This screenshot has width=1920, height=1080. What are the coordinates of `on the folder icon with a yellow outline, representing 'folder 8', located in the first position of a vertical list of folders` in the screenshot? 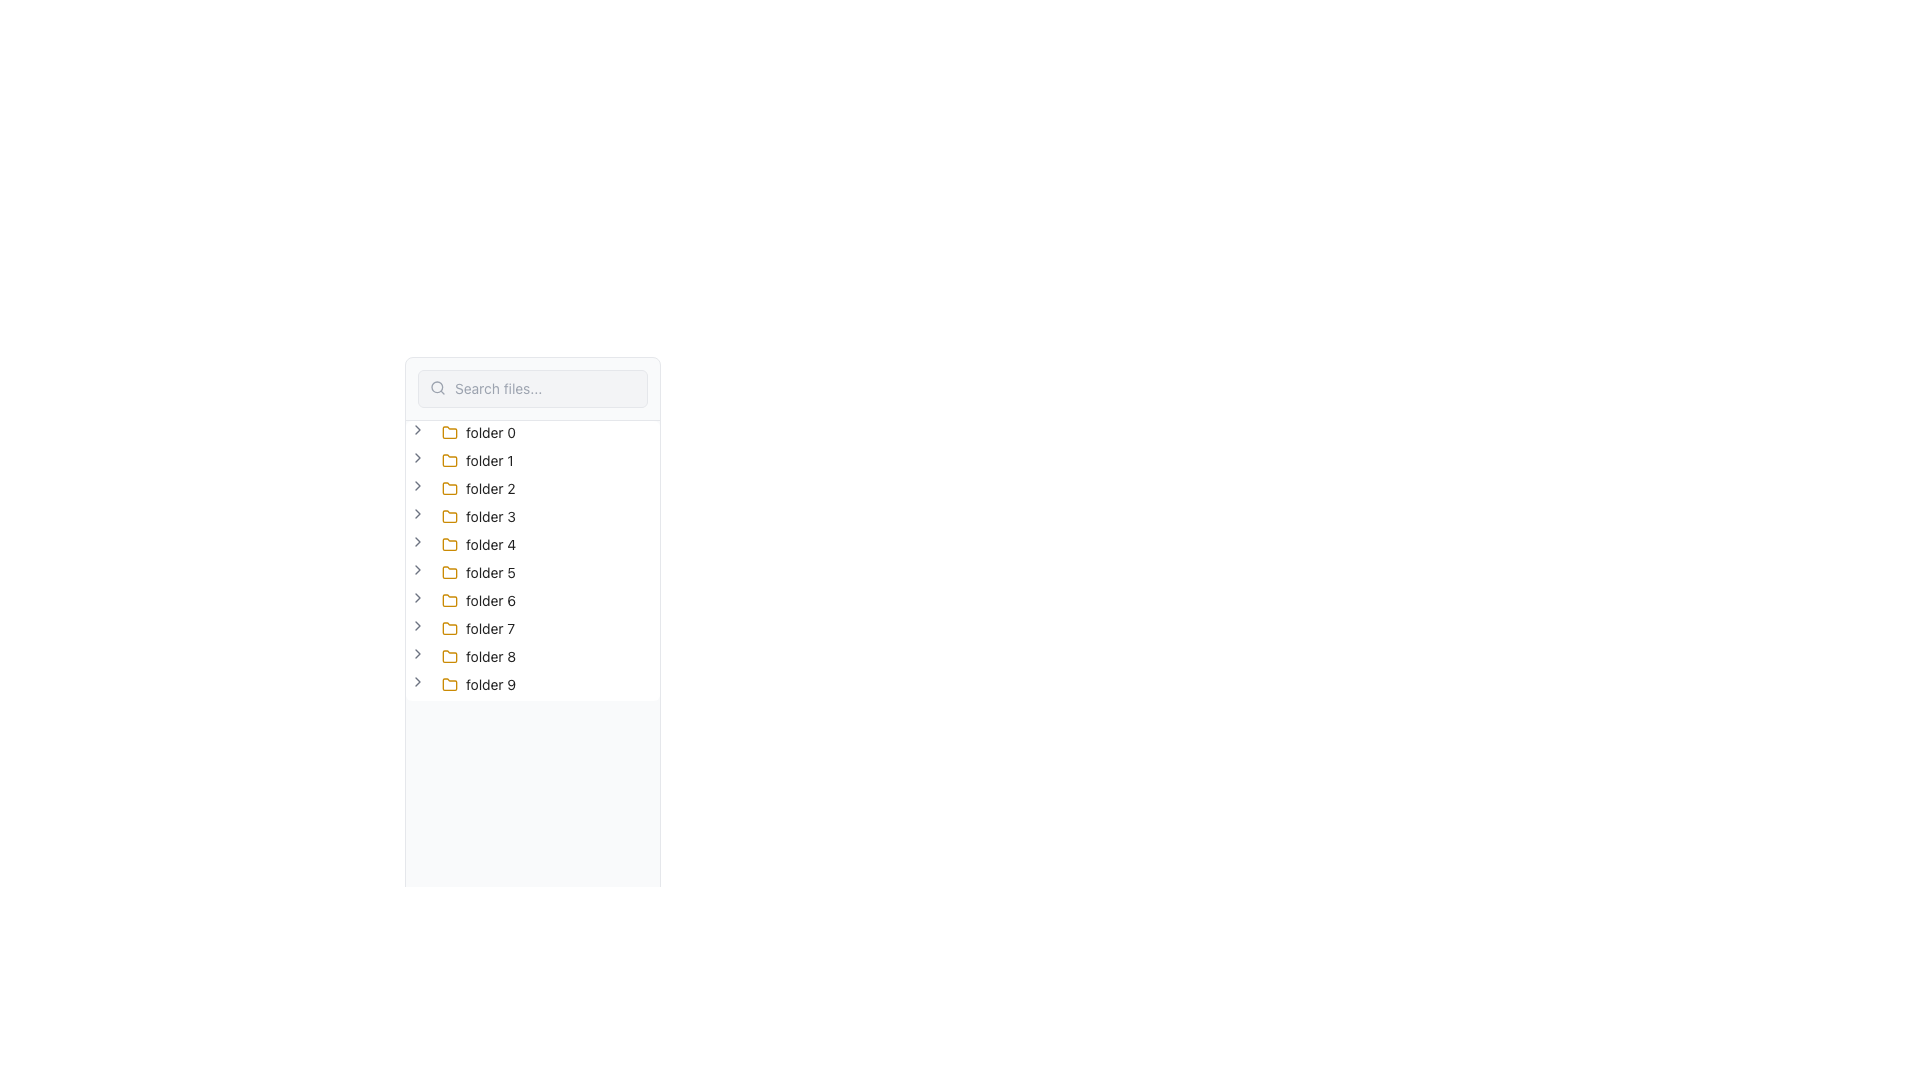 It's located at (449, 656).